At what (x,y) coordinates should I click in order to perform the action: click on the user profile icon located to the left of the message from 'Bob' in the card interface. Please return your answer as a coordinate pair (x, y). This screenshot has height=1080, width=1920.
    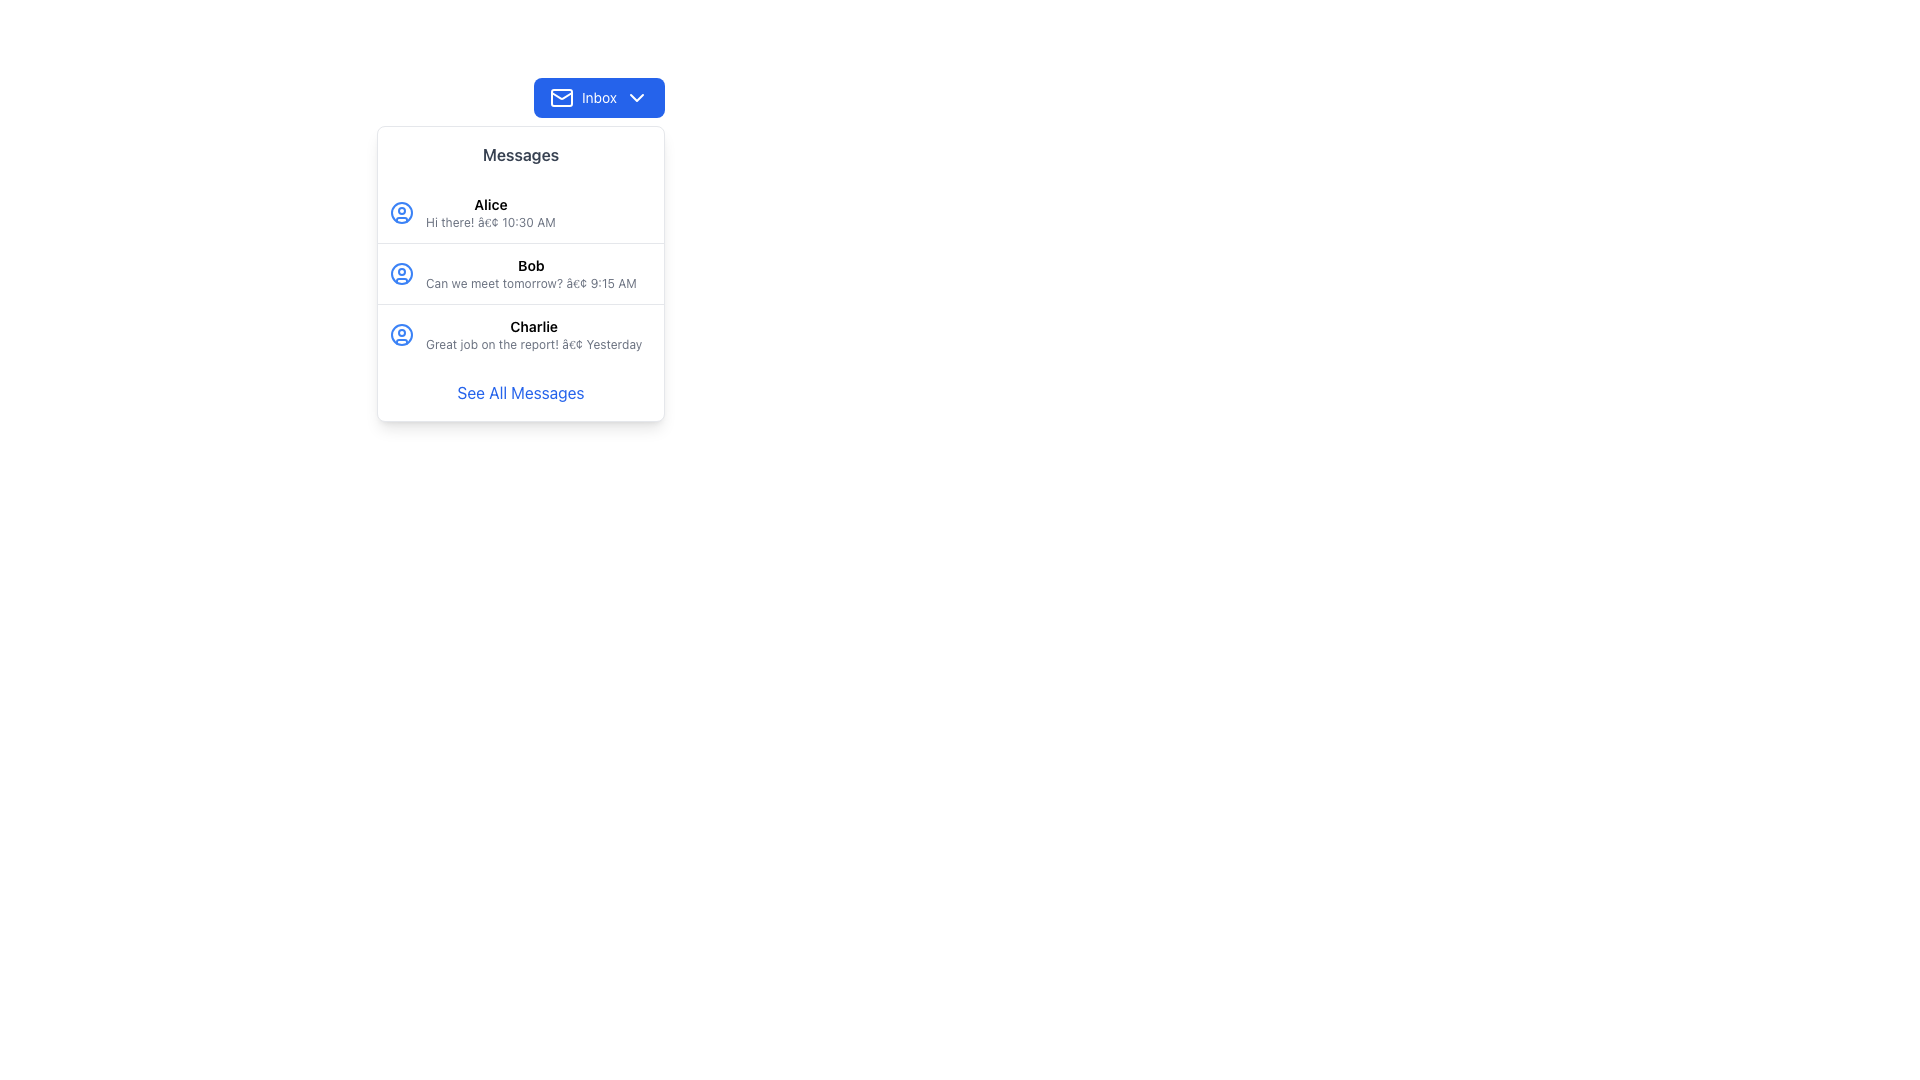
    Looking at the image, I should click on (401, 273).